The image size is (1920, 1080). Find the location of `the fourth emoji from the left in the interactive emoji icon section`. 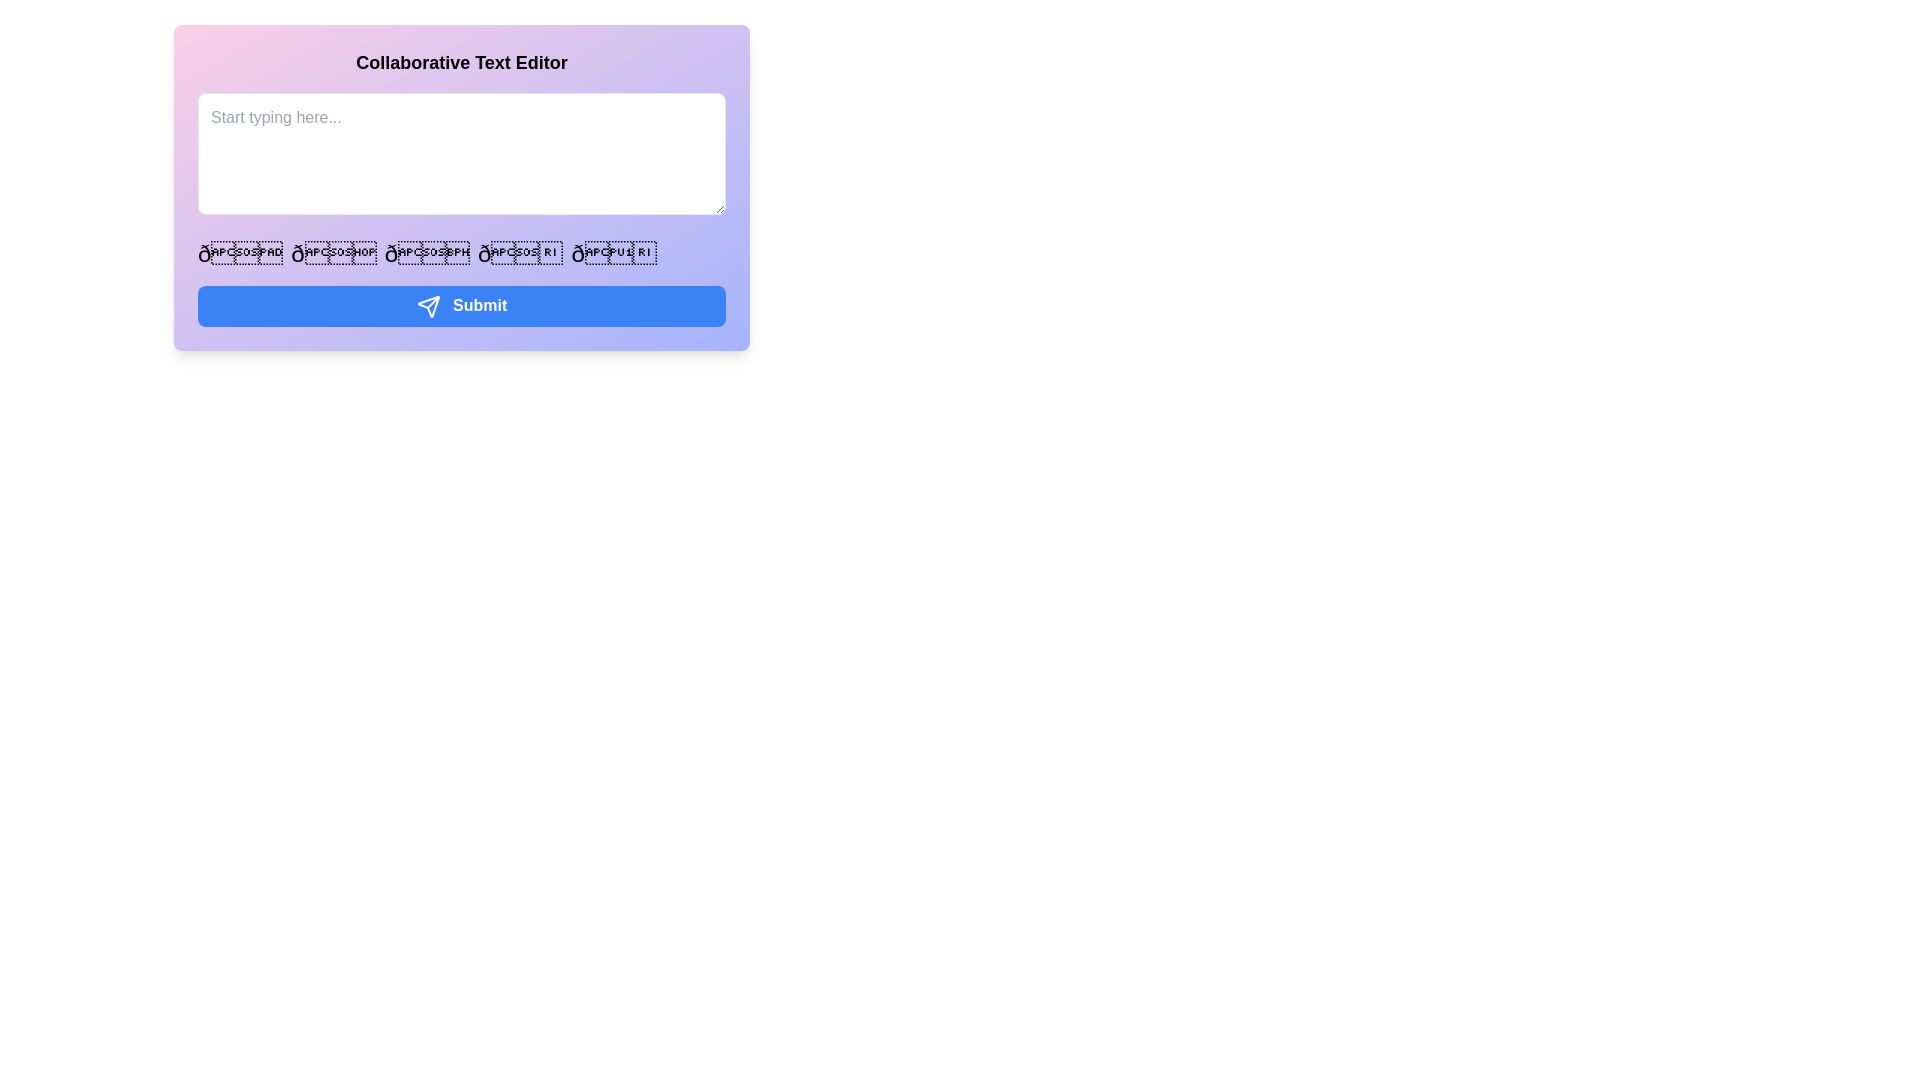

the fourth emoji from the left in the interactive emoji icon section is located at coordinates (520, 253).